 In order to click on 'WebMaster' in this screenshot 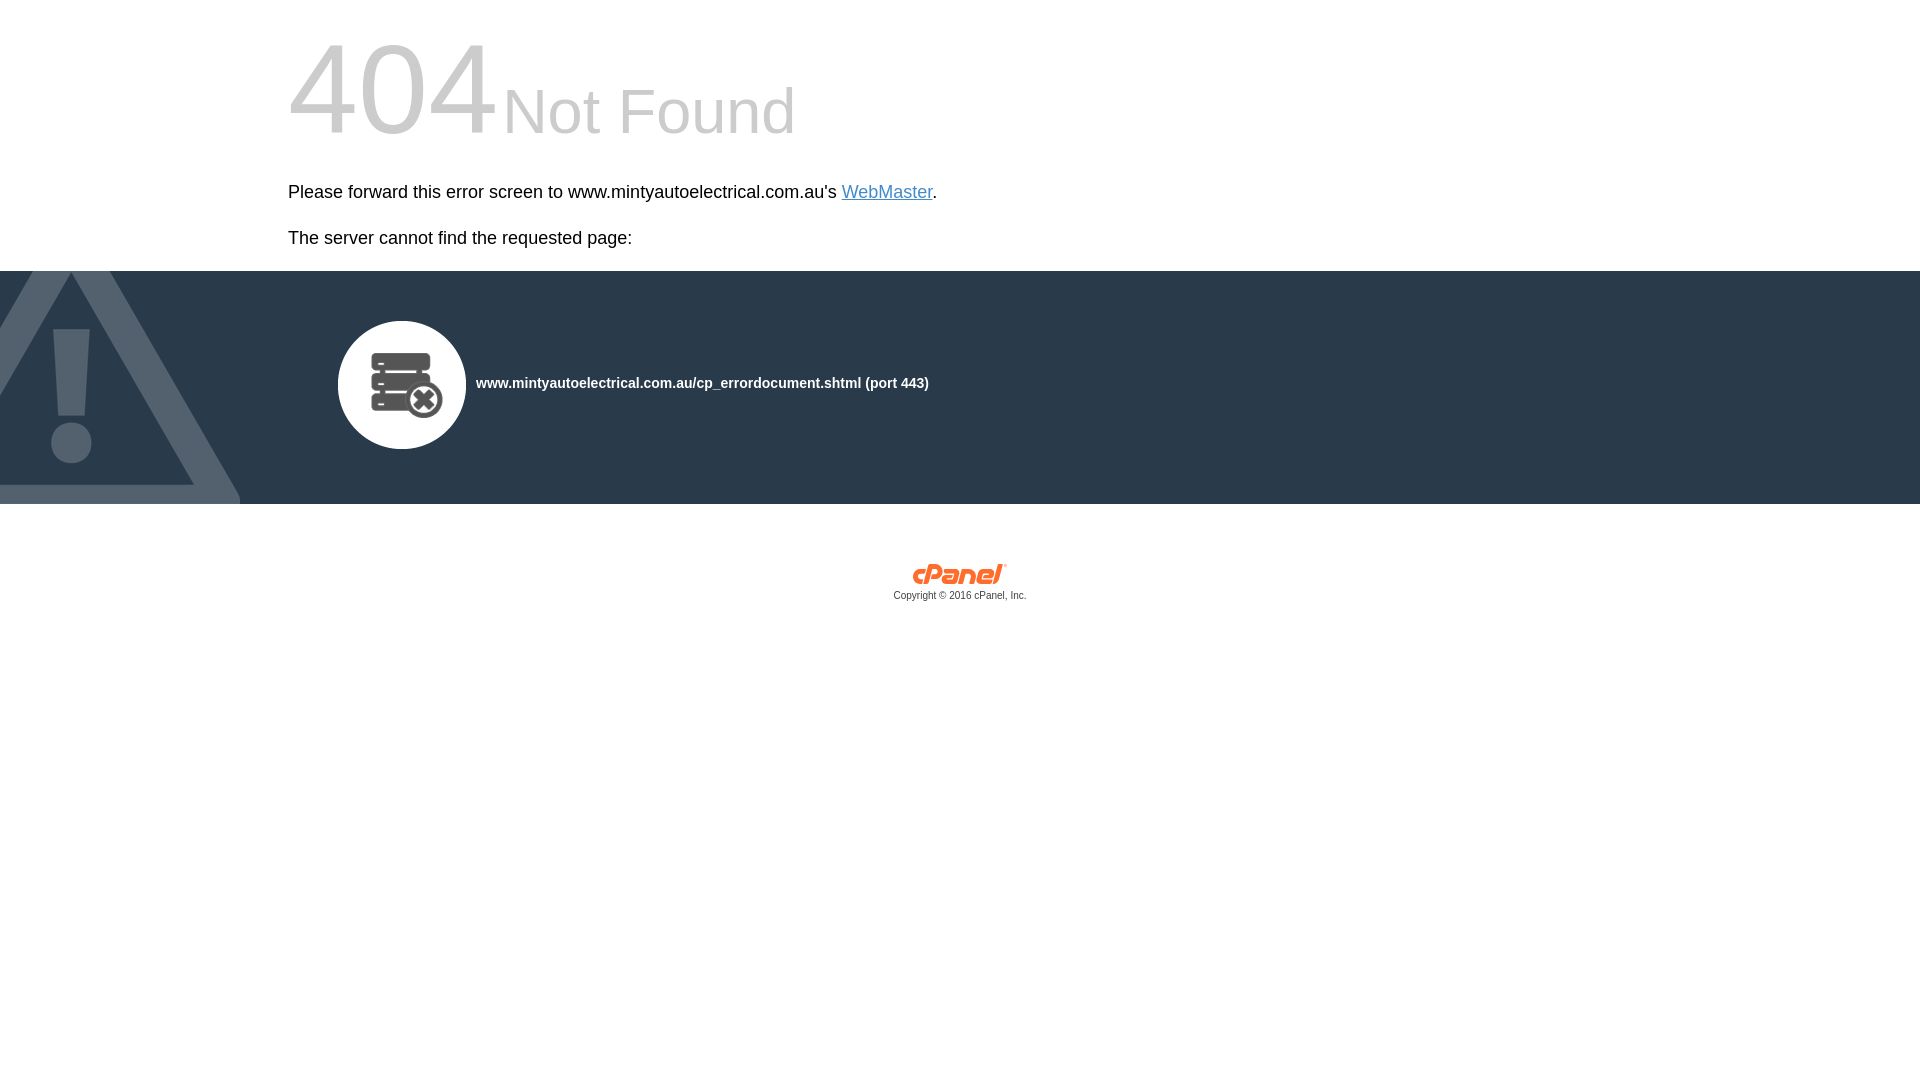, I will do `click(886, 192)`.